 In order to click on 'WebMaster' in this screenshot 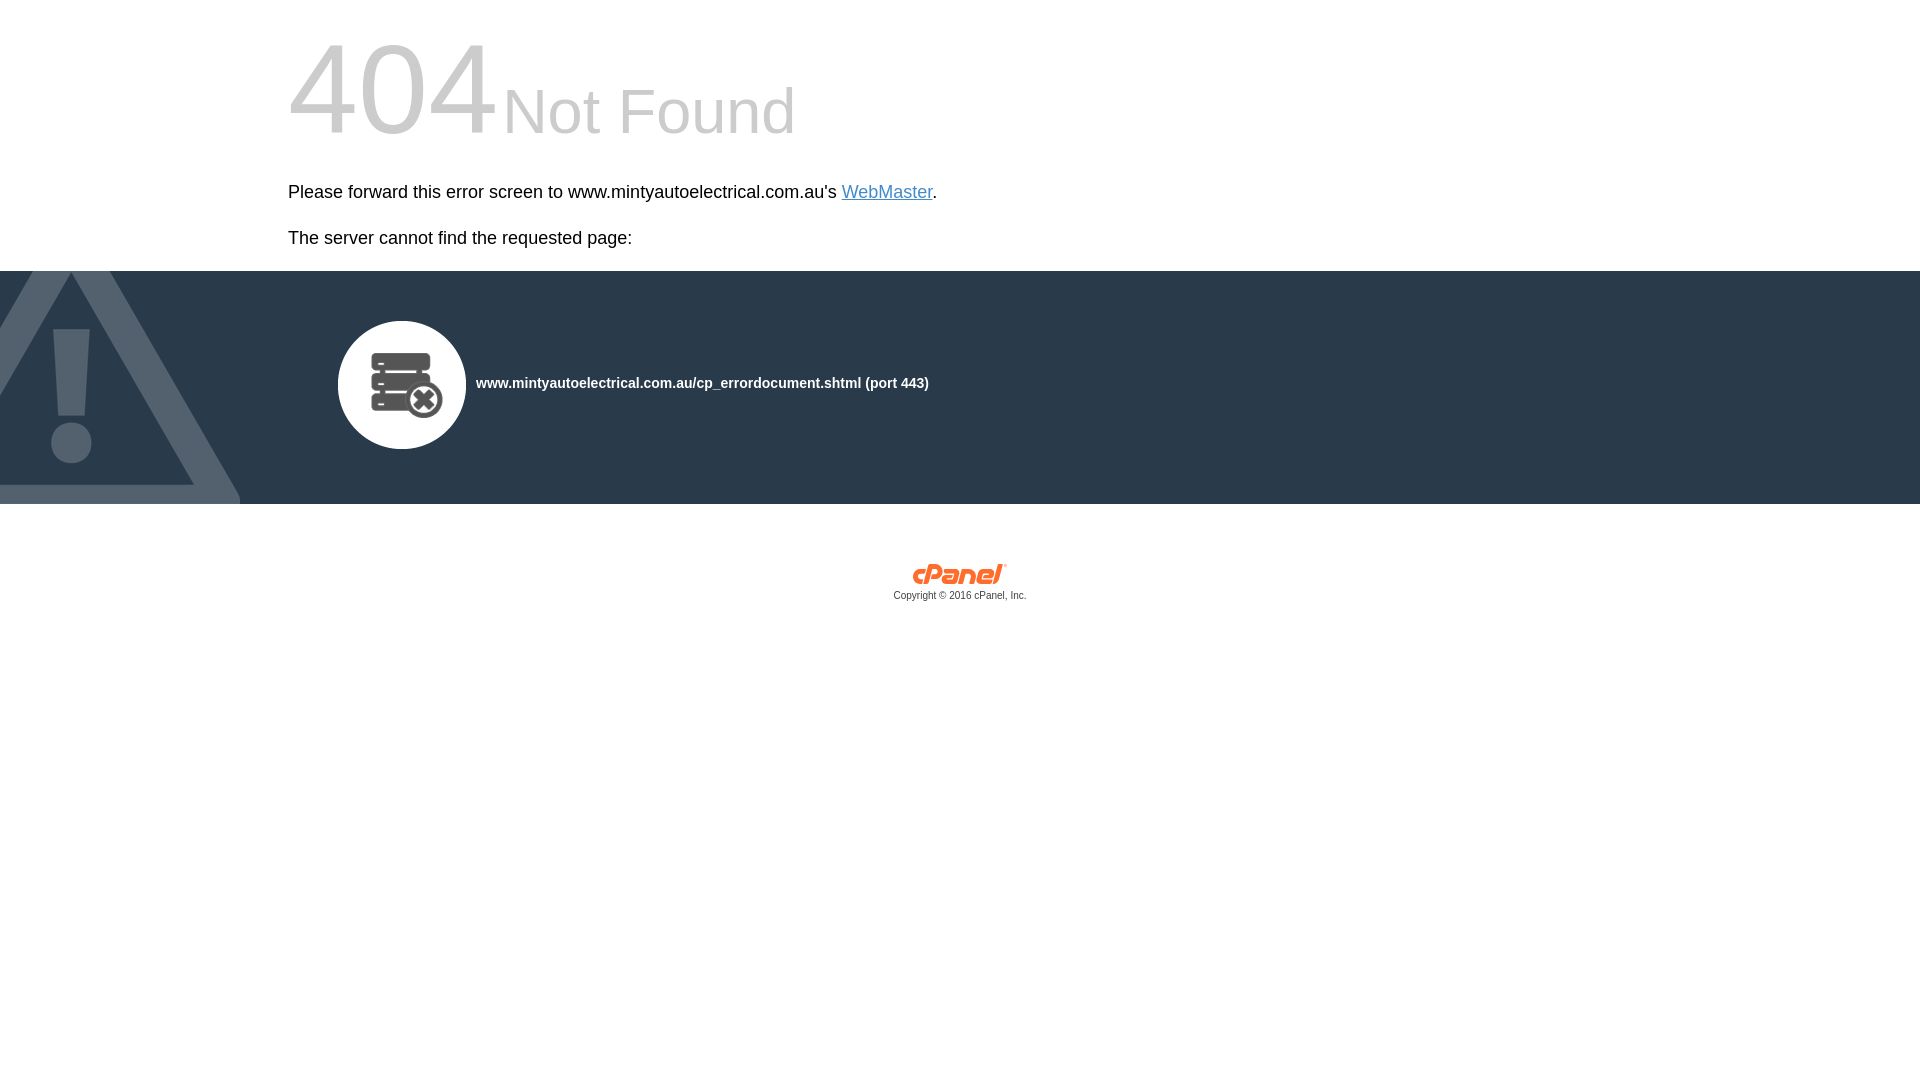, I will do `click(886, 192)`.